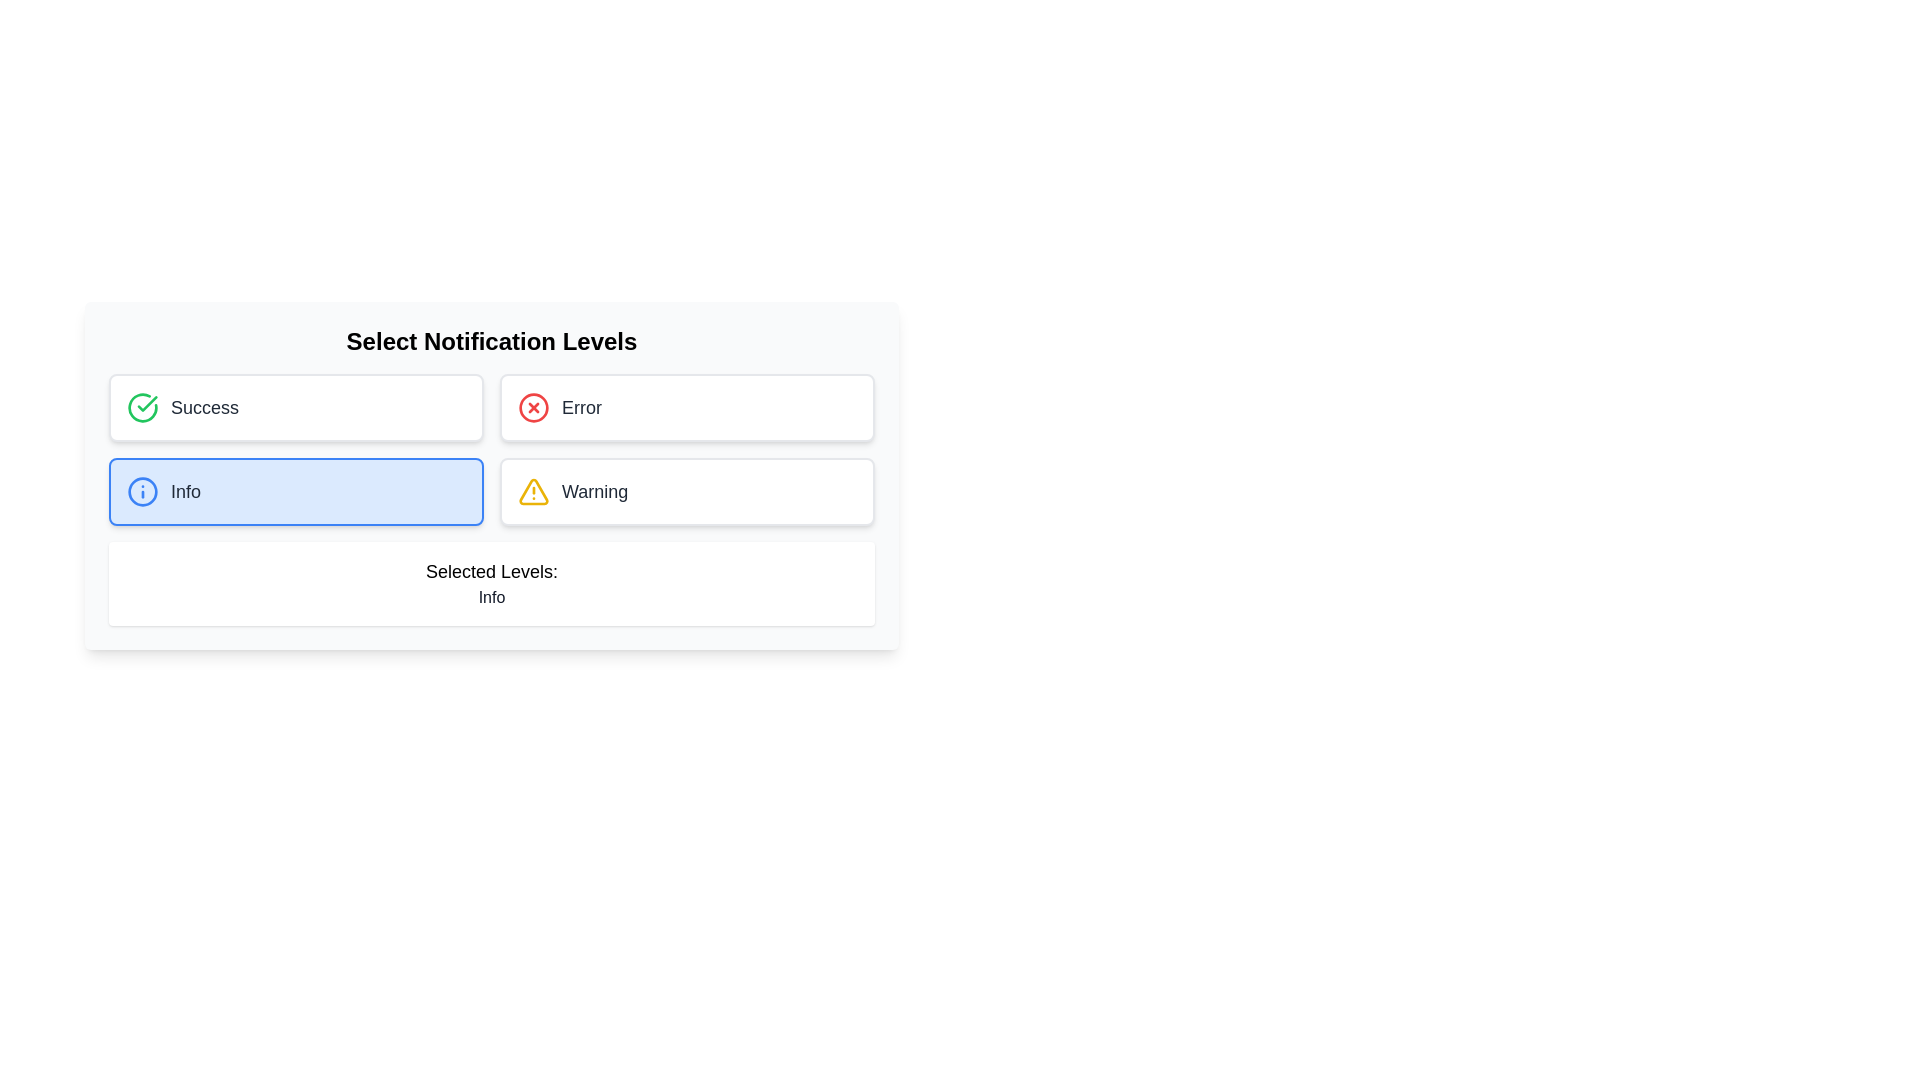 The image size is (1920, 1080). What do you see at coordinates (687, 492) in the screenshot?
I see `the Warning notification button` at bounding box center [687, 492].